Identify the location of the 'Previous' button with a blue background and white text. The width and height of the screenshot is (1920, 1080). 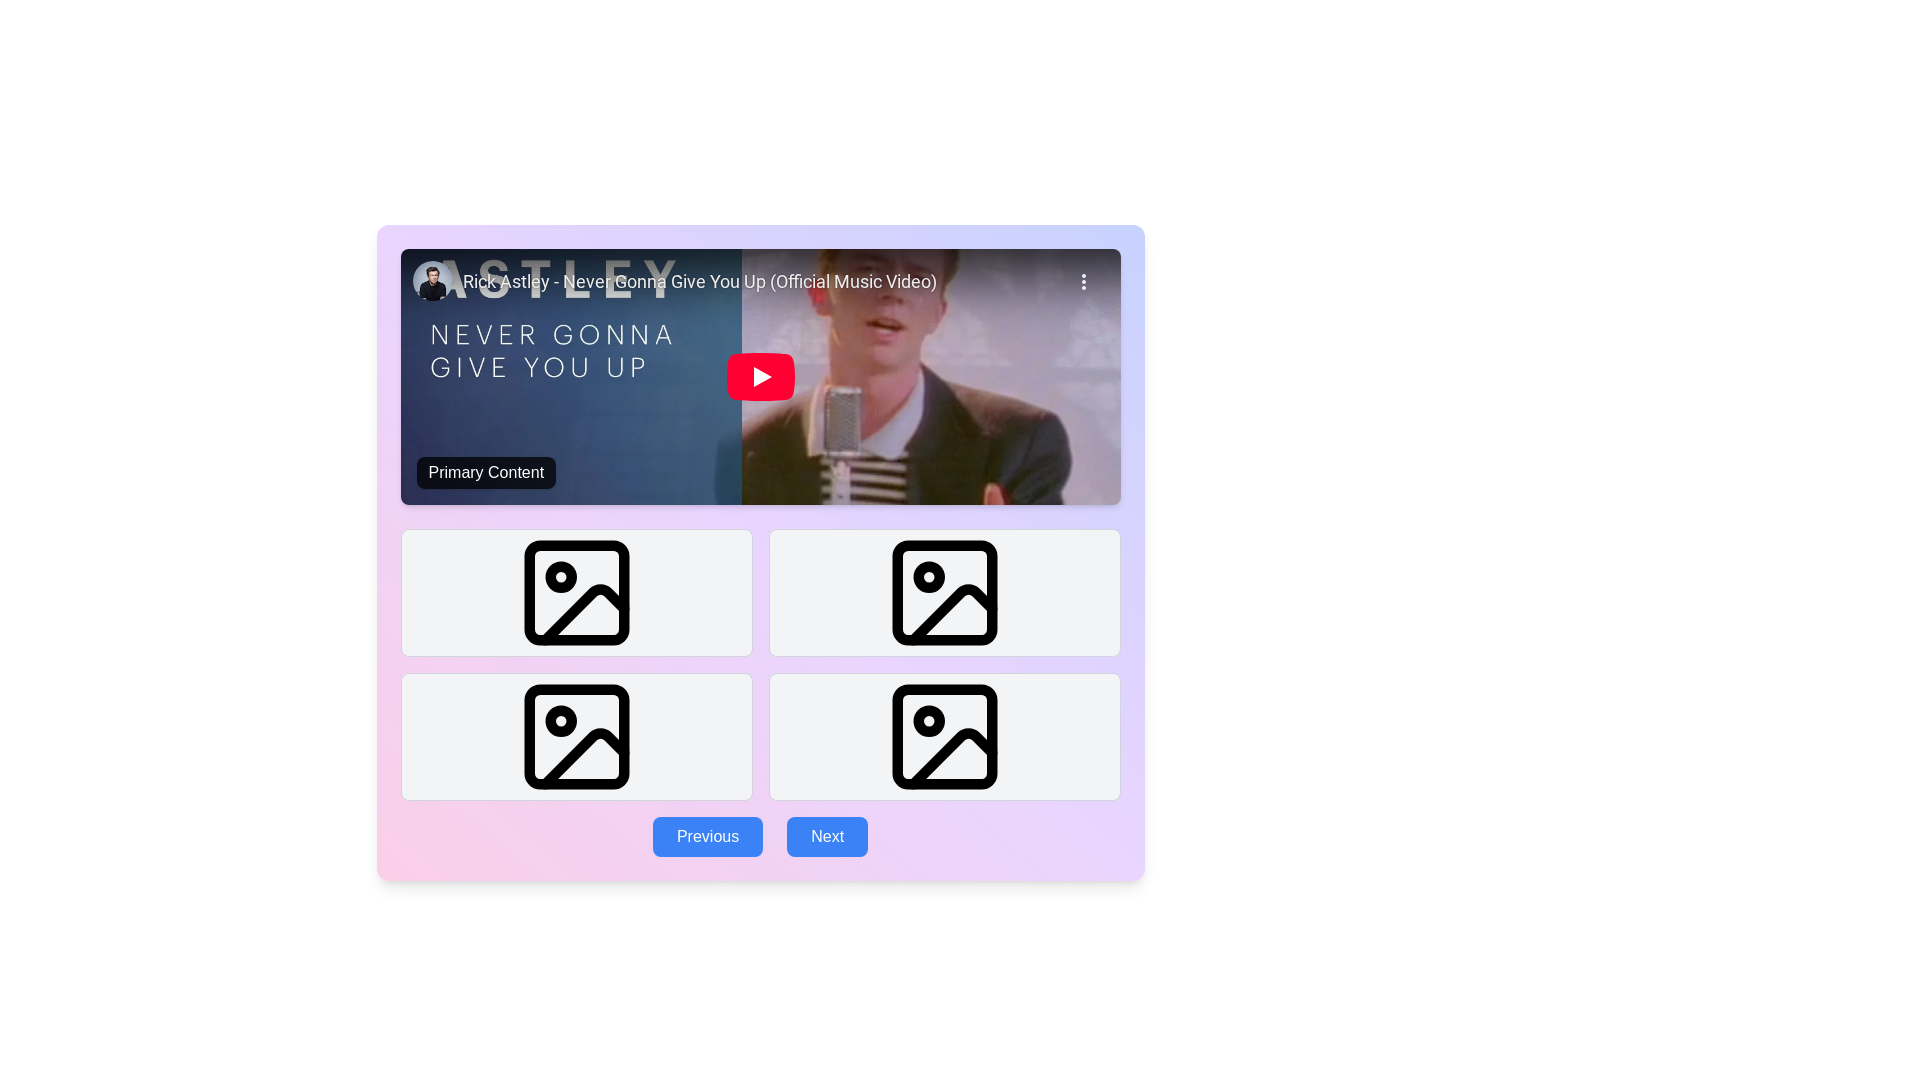
(708, 837).